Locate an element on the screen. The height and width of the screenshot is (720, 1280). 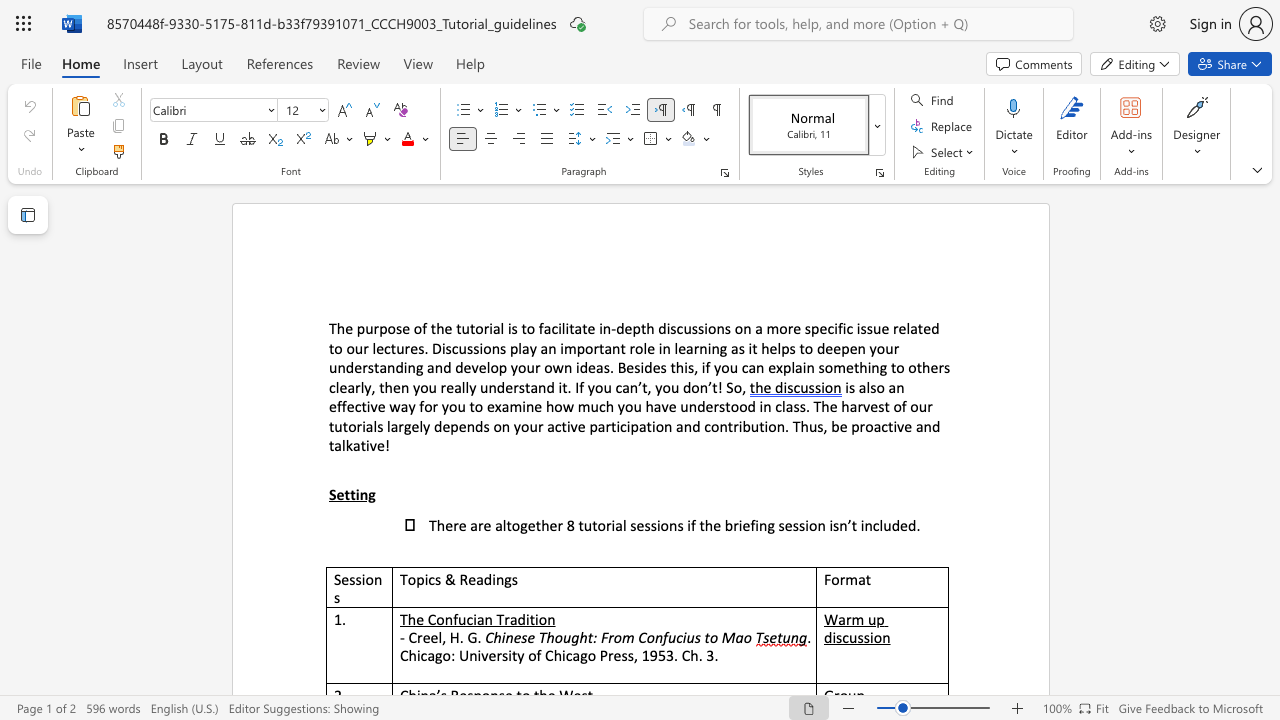
the 1th character "o" in the text is located at coordinates (588, 347).